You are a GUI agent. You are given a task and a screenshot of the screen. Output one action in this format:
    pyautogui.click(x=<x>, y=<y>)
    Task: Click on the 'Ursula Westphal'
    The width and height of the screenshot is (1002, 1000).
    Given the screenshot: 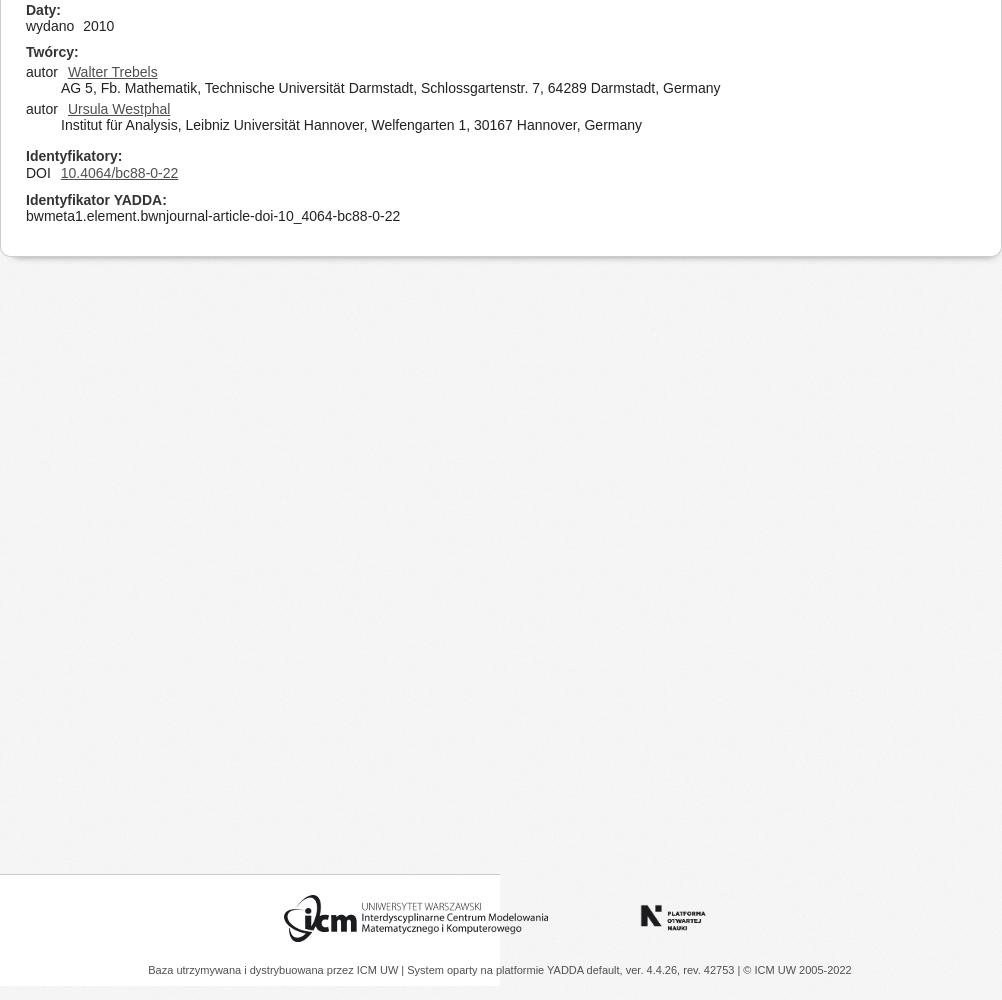 What is the action you would take?
    pyautogui.click(x=117, y=108)
    